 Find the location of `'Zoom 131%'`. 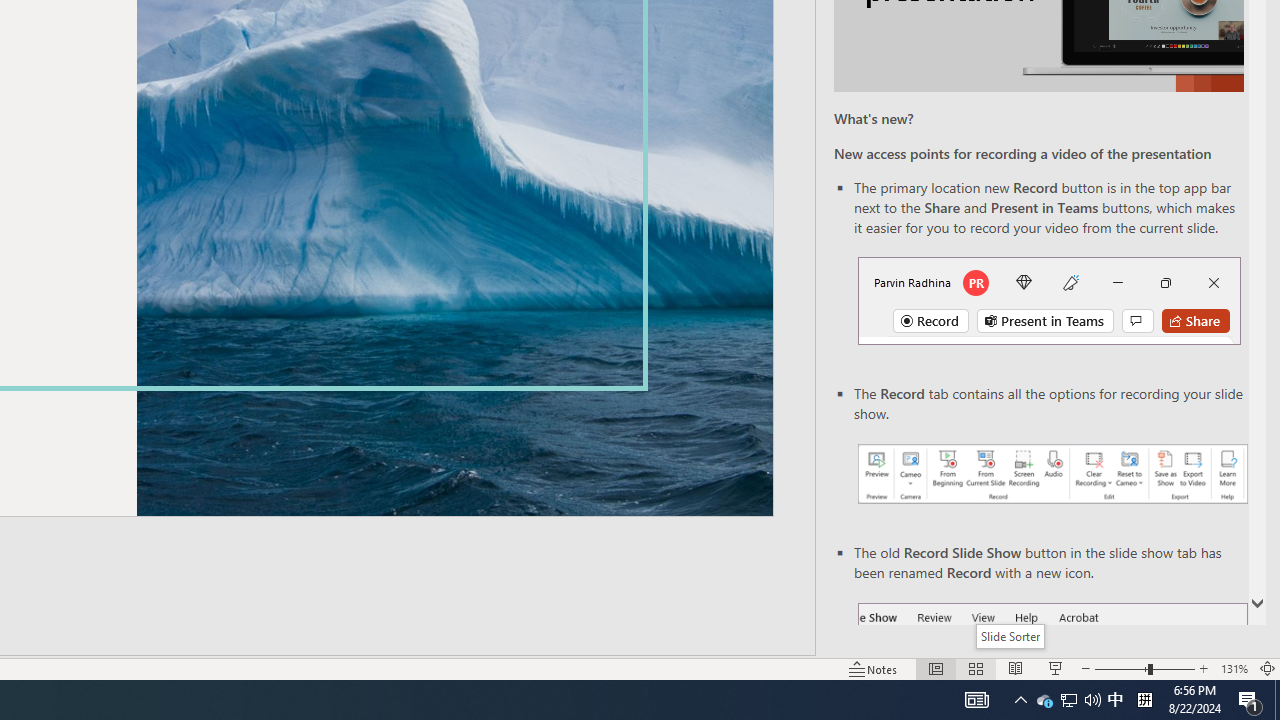

'Zoom 131%' is located at coordinates (1233, 669).